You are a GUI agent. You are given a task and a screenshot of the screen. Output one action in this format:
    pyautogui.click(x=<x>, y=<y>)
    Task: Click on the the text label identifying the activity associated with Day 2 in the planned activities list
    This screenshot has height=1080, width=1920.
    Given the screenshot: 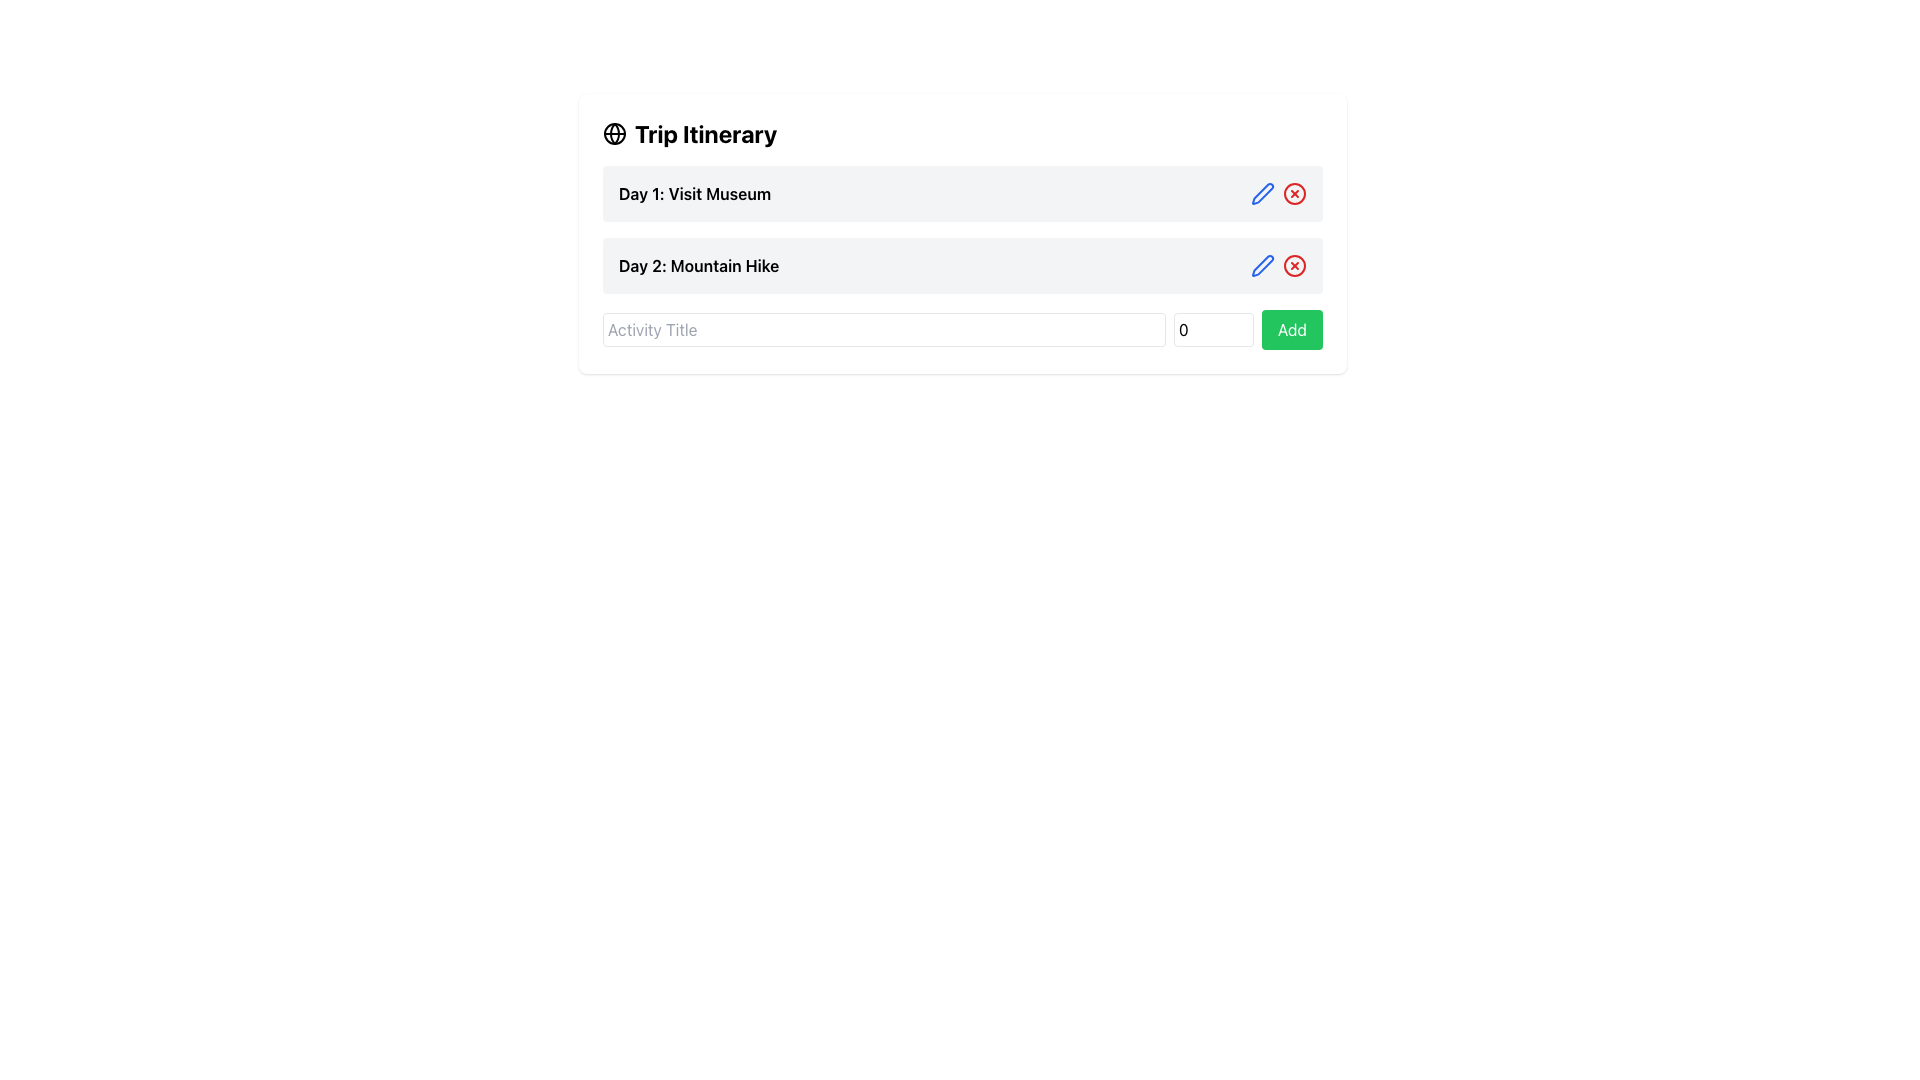 What is the action you would take?
    pyautogui.click(x=699, y=265)
    